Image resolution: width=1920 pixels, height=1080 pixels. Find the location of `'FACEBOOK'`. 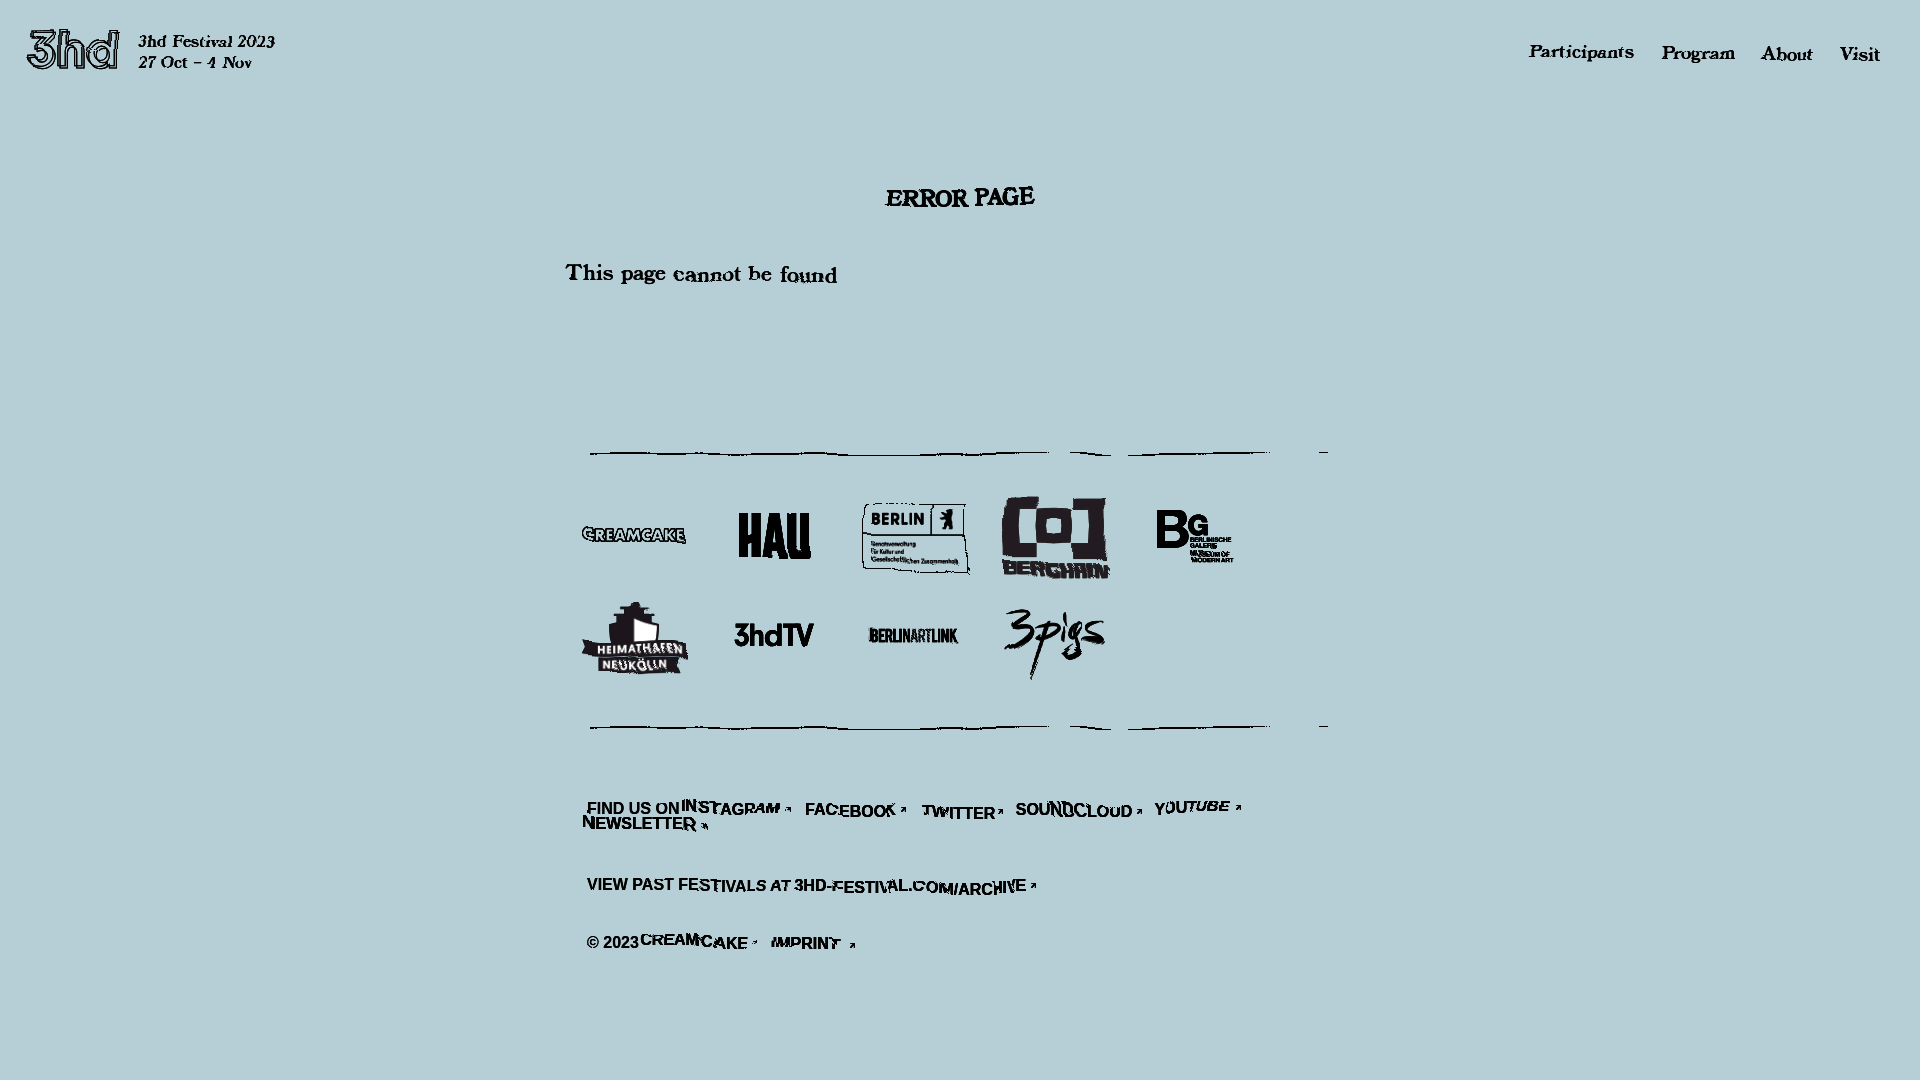

'FACEBOOK' is located at coordinates (862, 811).